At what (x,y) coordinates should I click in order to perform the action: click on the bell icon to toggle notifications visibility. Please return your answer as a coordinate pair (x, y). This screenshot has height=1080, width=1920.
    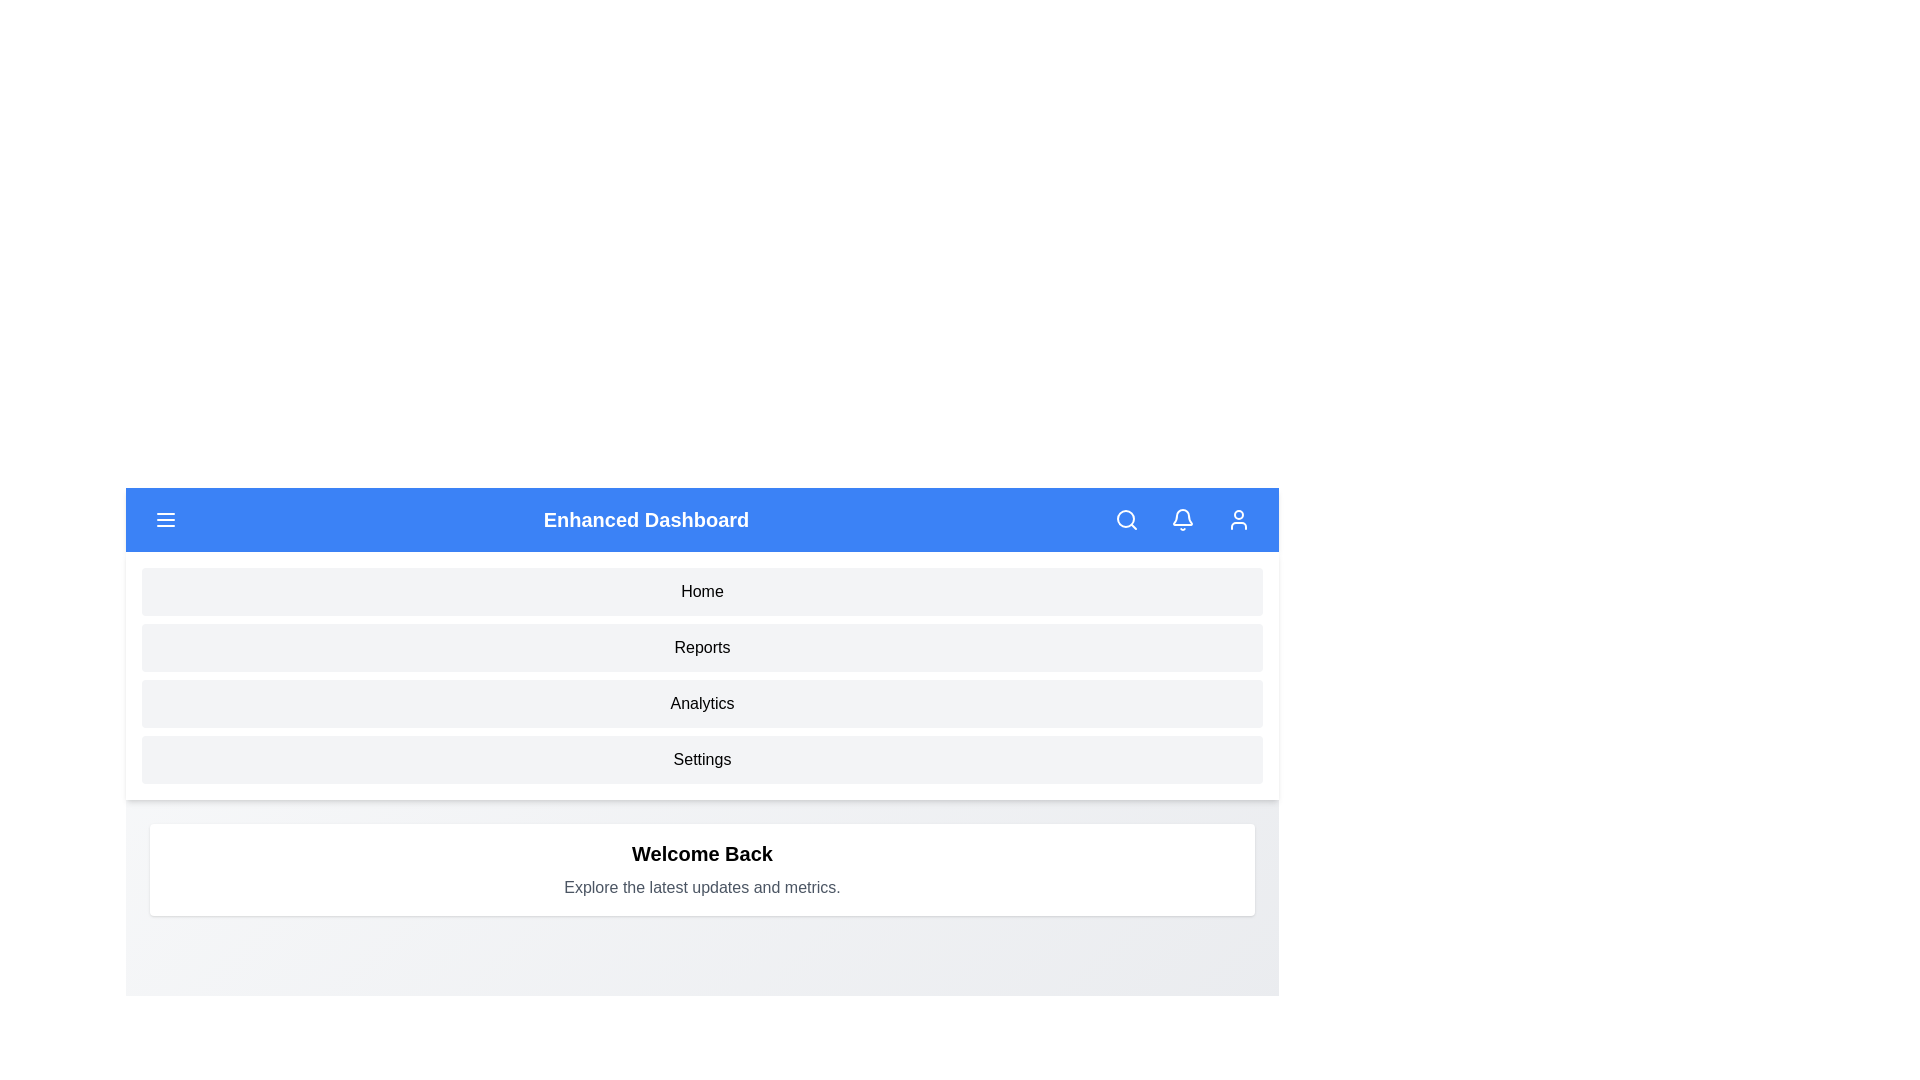
    Looking at the image, I should click on (1182, 519).